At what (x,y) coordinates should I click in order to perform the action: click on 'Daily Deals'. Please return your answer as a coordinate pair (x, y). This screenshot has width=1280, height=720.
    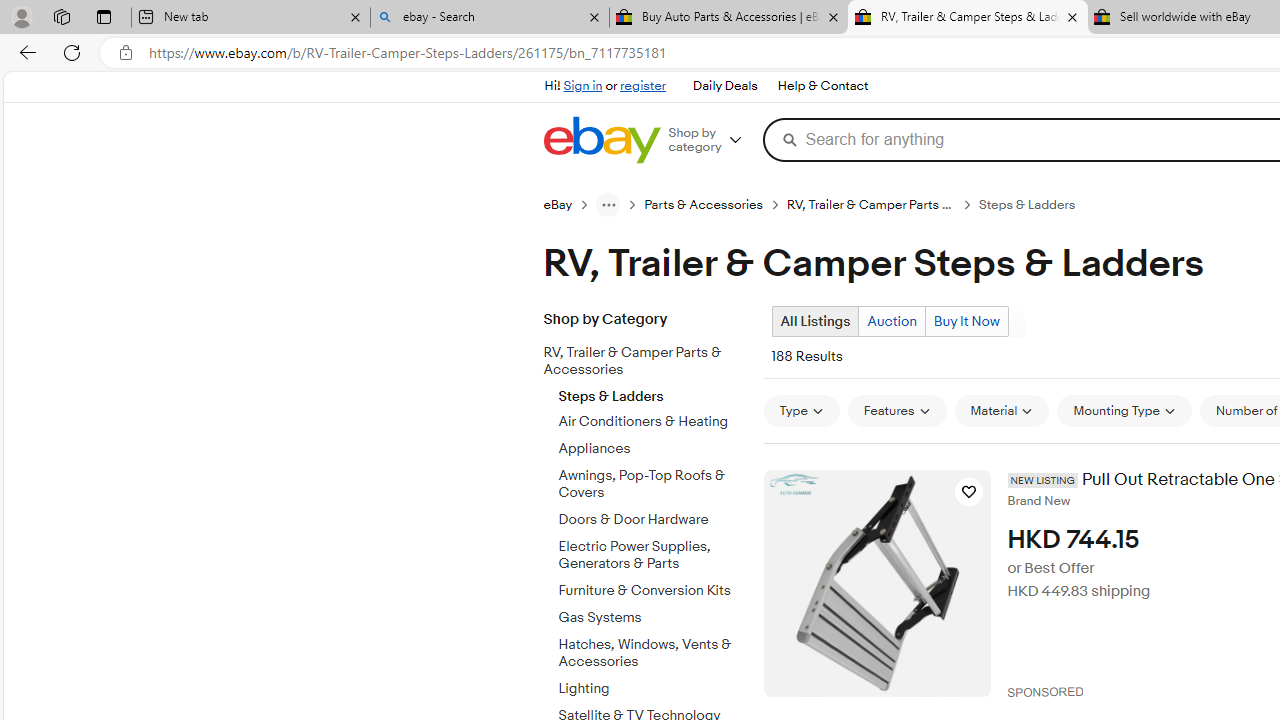
    Looking at the image, I should click on (724, 86).